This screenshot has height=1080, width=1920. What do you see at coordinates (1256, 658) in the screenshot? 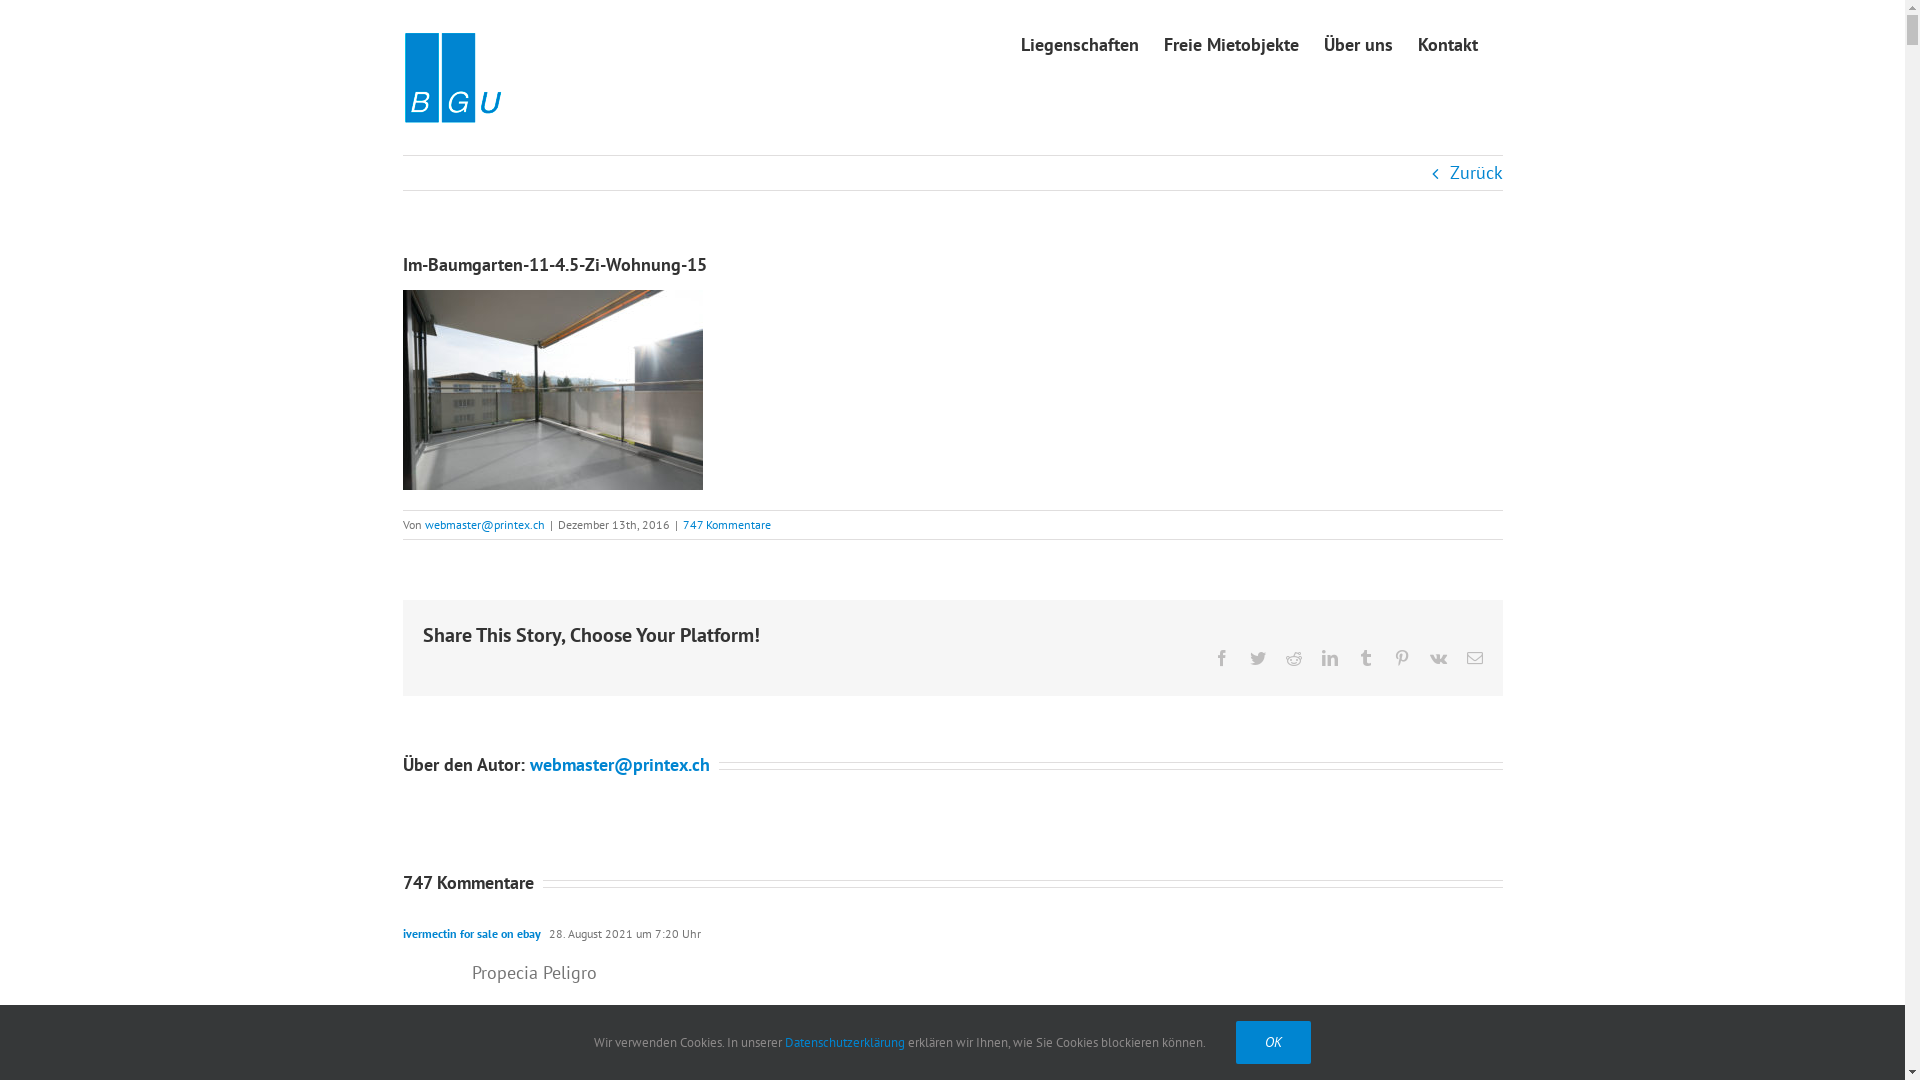
I see `'Twitter'` at bounding box center [1256, 658].